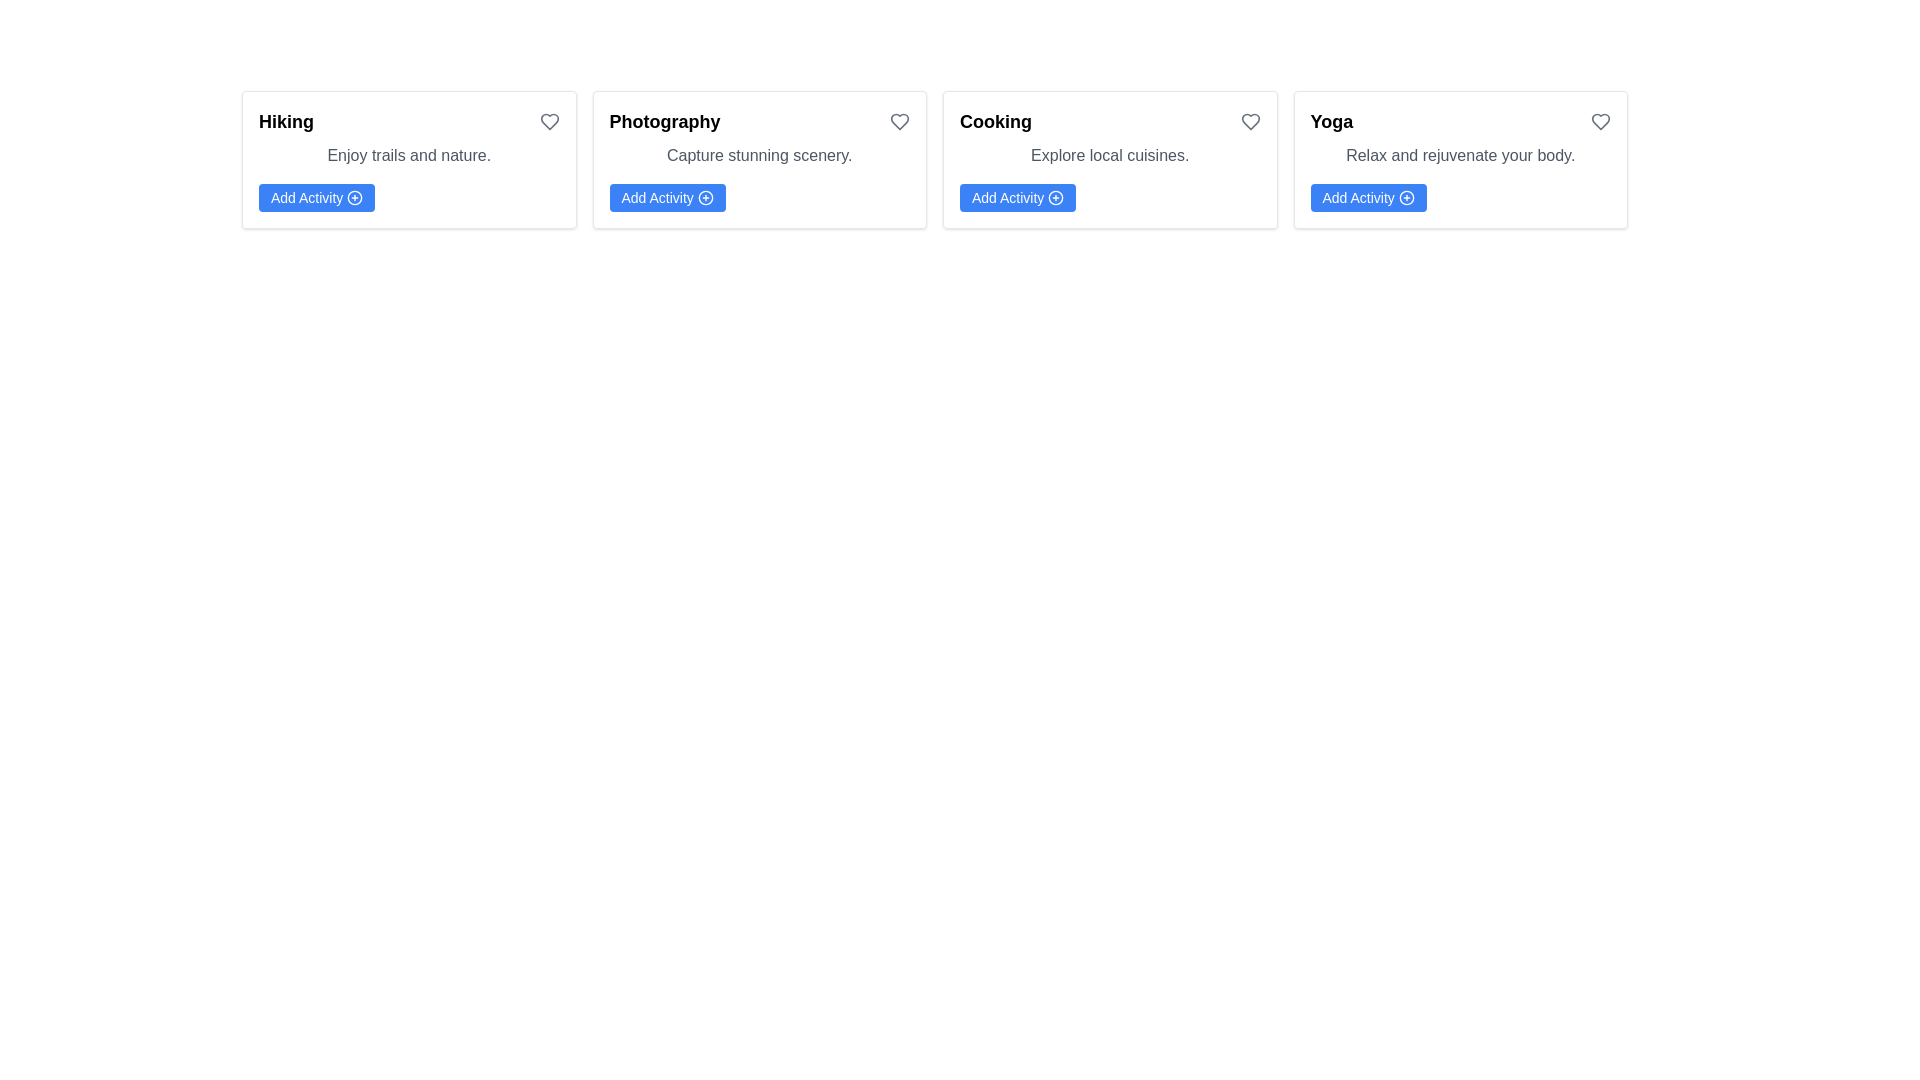  What do you see at coordinates (1460, 154) in the screenshot?
I see `the text snippet reading 'Relax and rejuvenate your body.' located within the 'Yoga' category card, positioned below the category title` at bounding box center [1460, 154].